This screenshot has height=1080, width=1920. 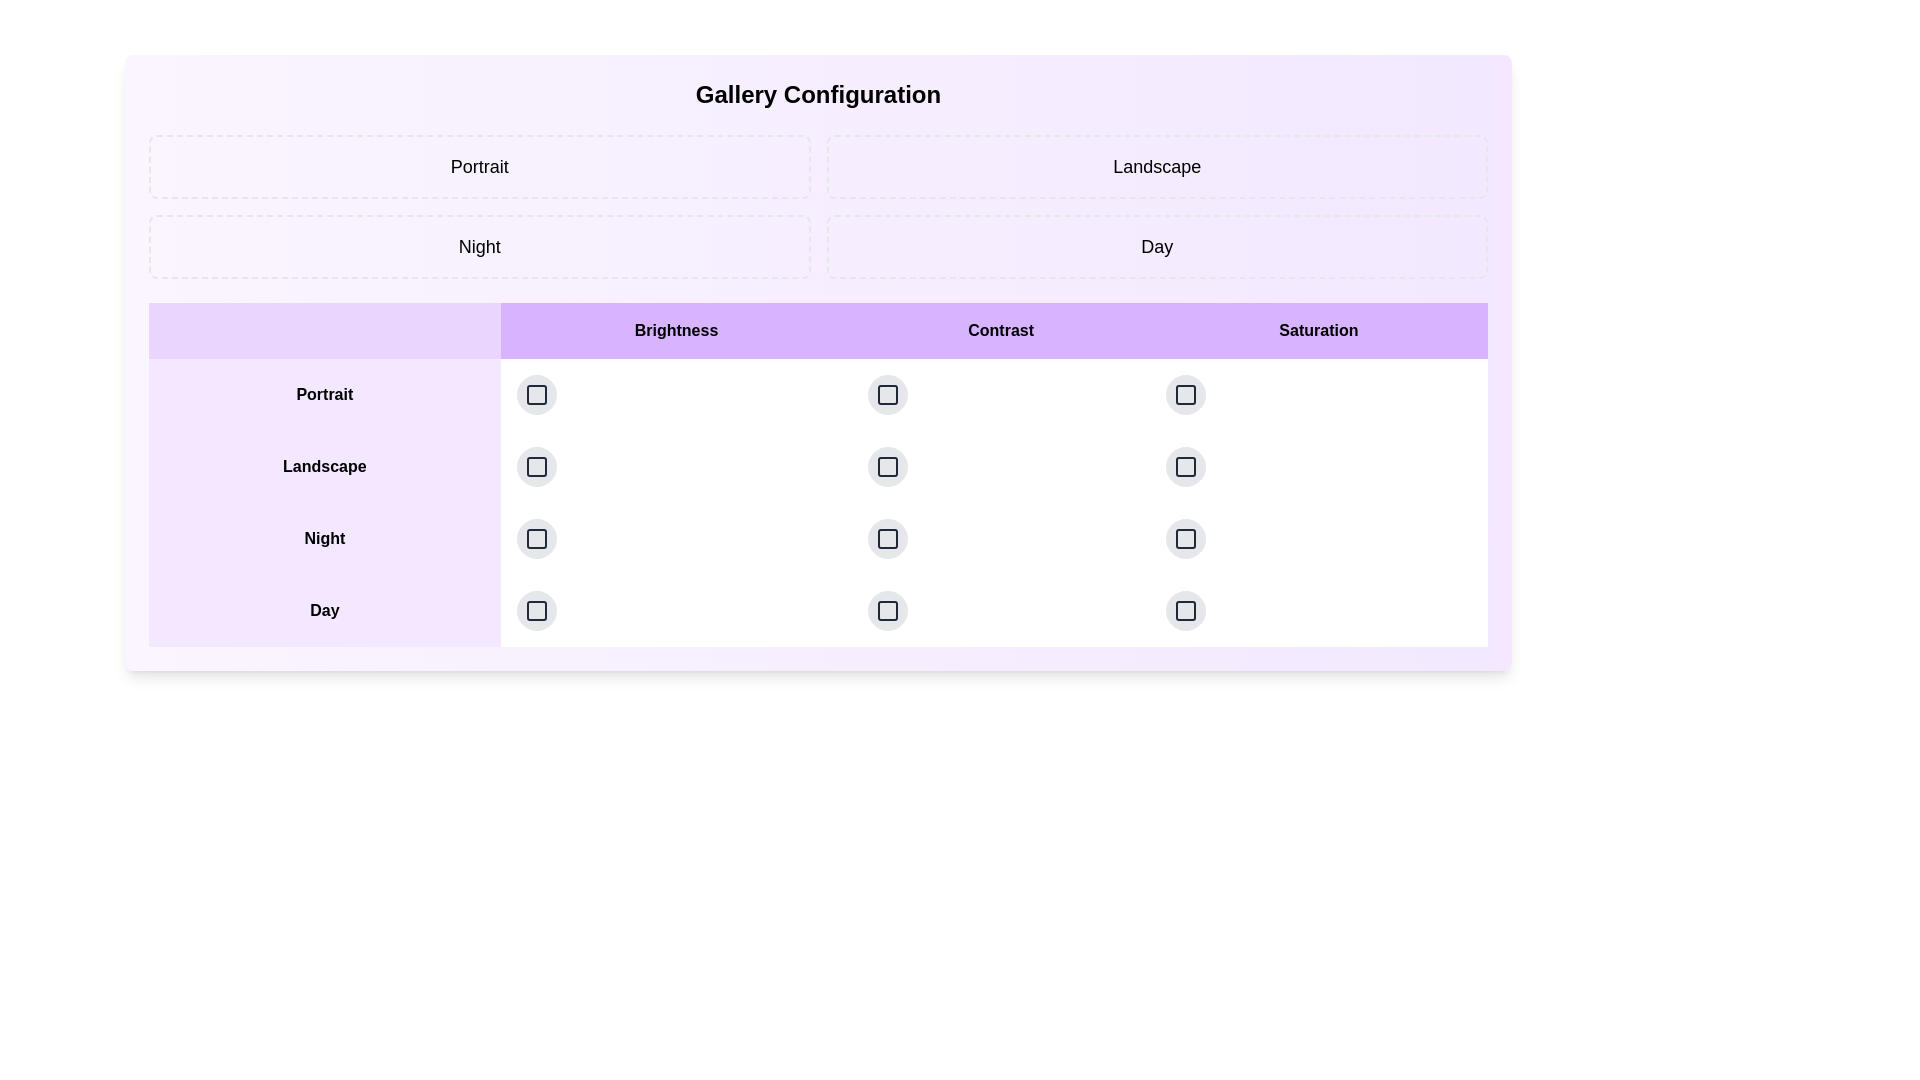 What do you see at coordinates (887, 466) in the screenshot?
I see `the icon in the 'Contrast' column and 'Night' row of the settings menu` at bounding box center [887, 466].